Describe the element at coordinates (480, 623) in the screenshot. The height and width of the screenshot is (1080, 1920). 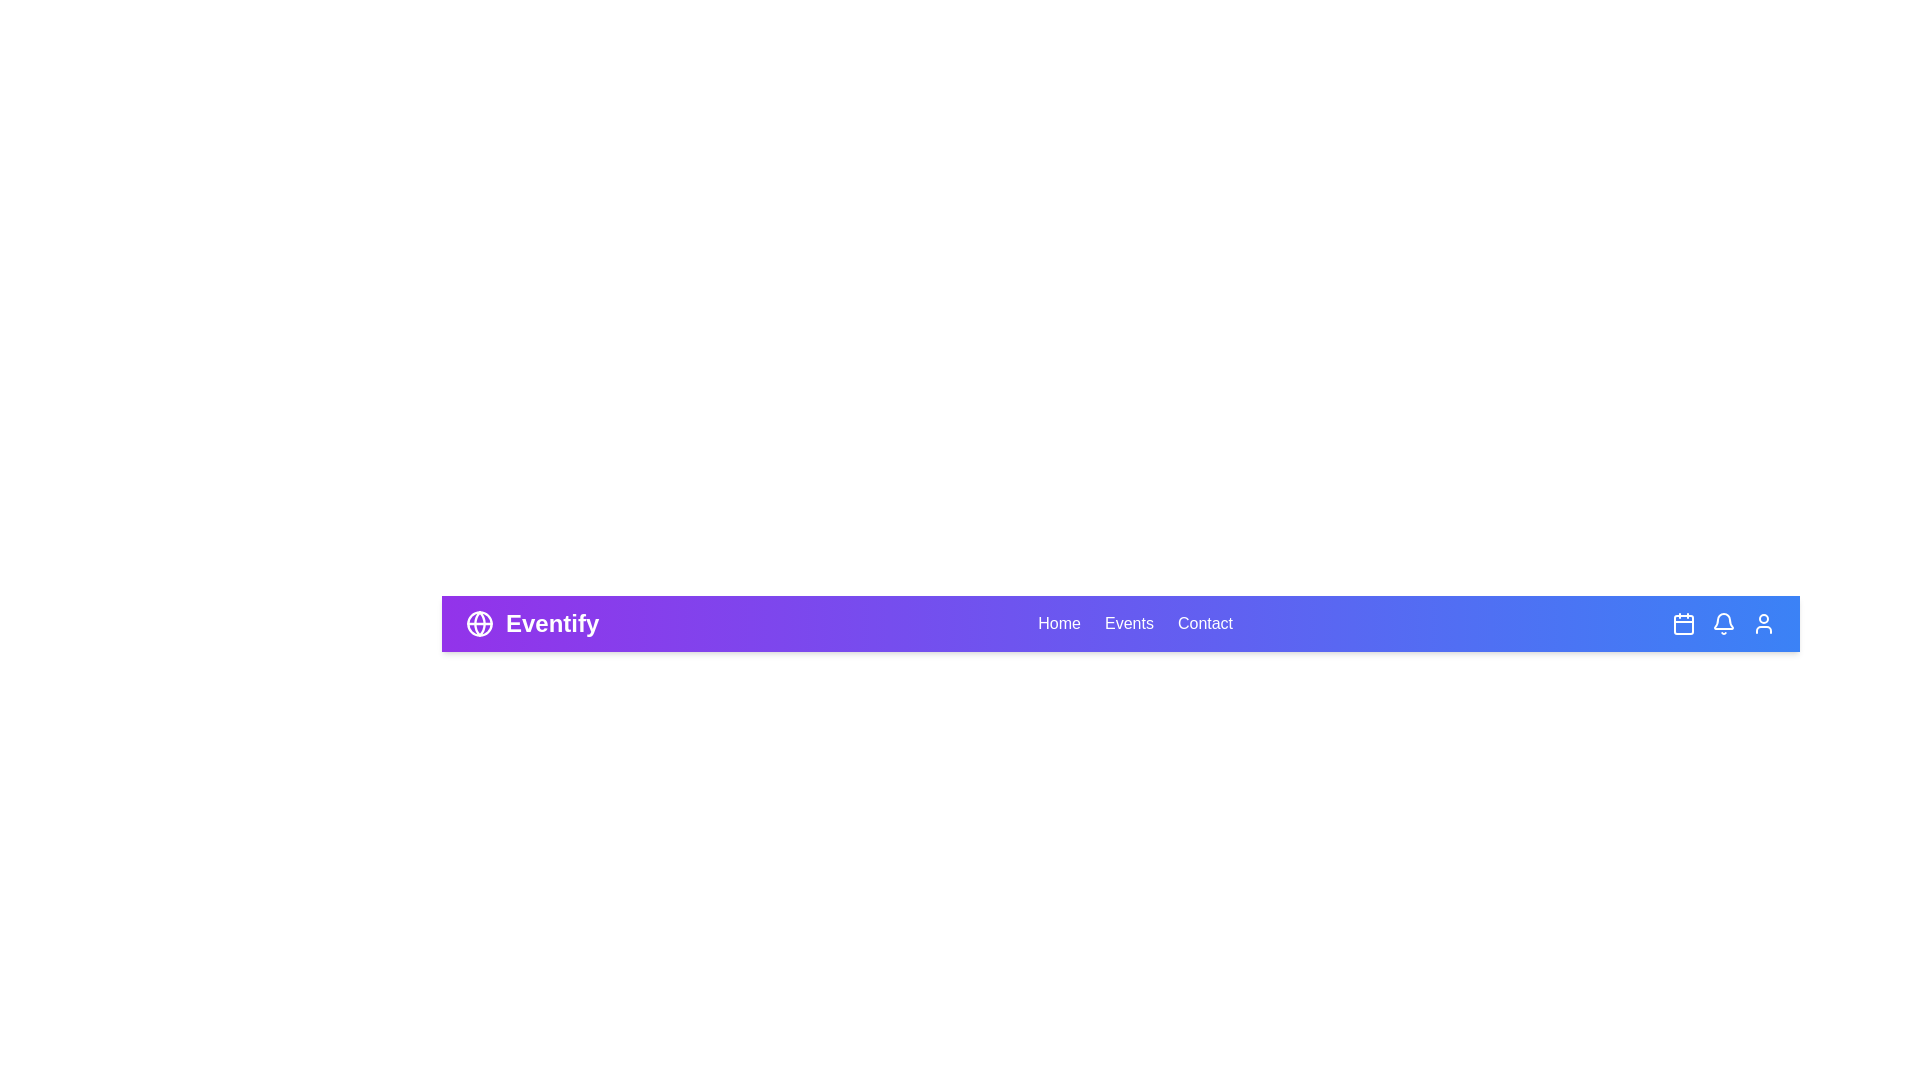
I see `the globe icon to access global settings or information` at that location.